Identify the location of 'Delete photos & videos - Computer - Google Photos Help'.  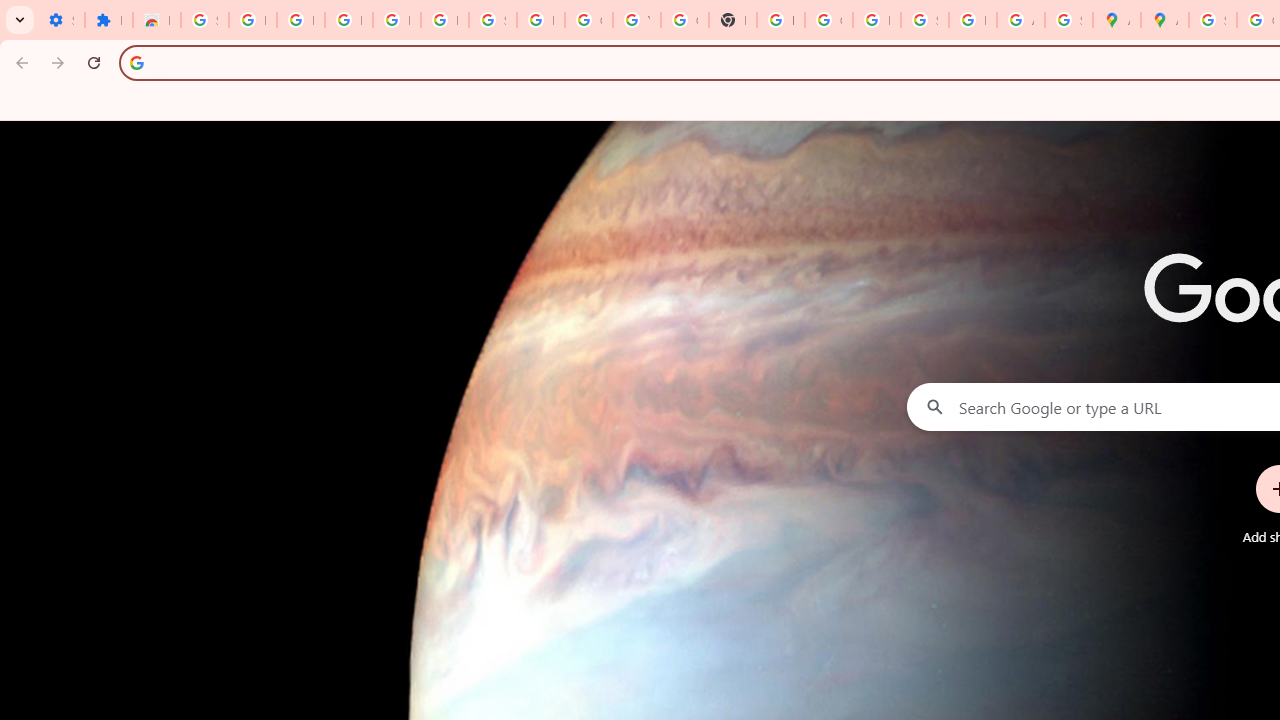
(348, 20).